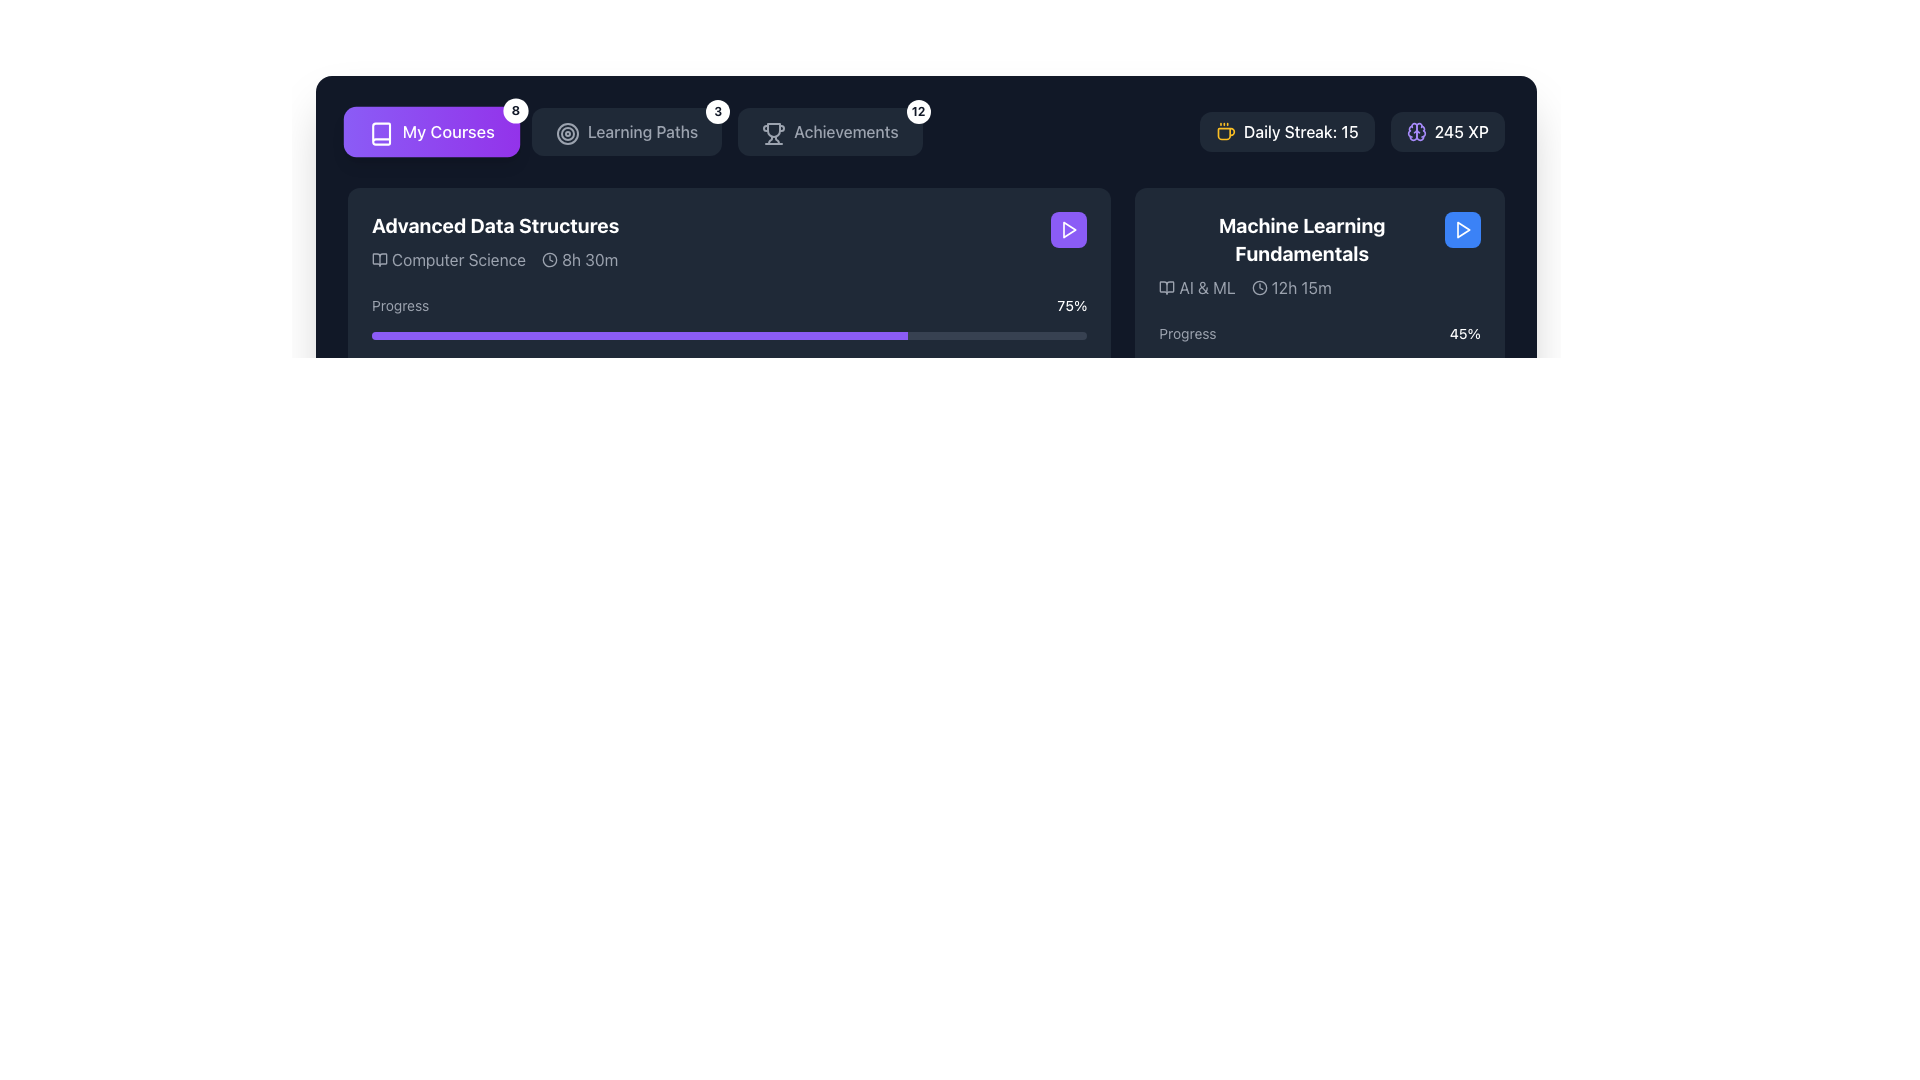 This screenshot has width=1920, height=1080. I want to click on text label displaying '8h 30m' which is styled in white text on a dark background, located to the right of a clock icon within the 'Advanced Data Structures' section, so click(589, 258).